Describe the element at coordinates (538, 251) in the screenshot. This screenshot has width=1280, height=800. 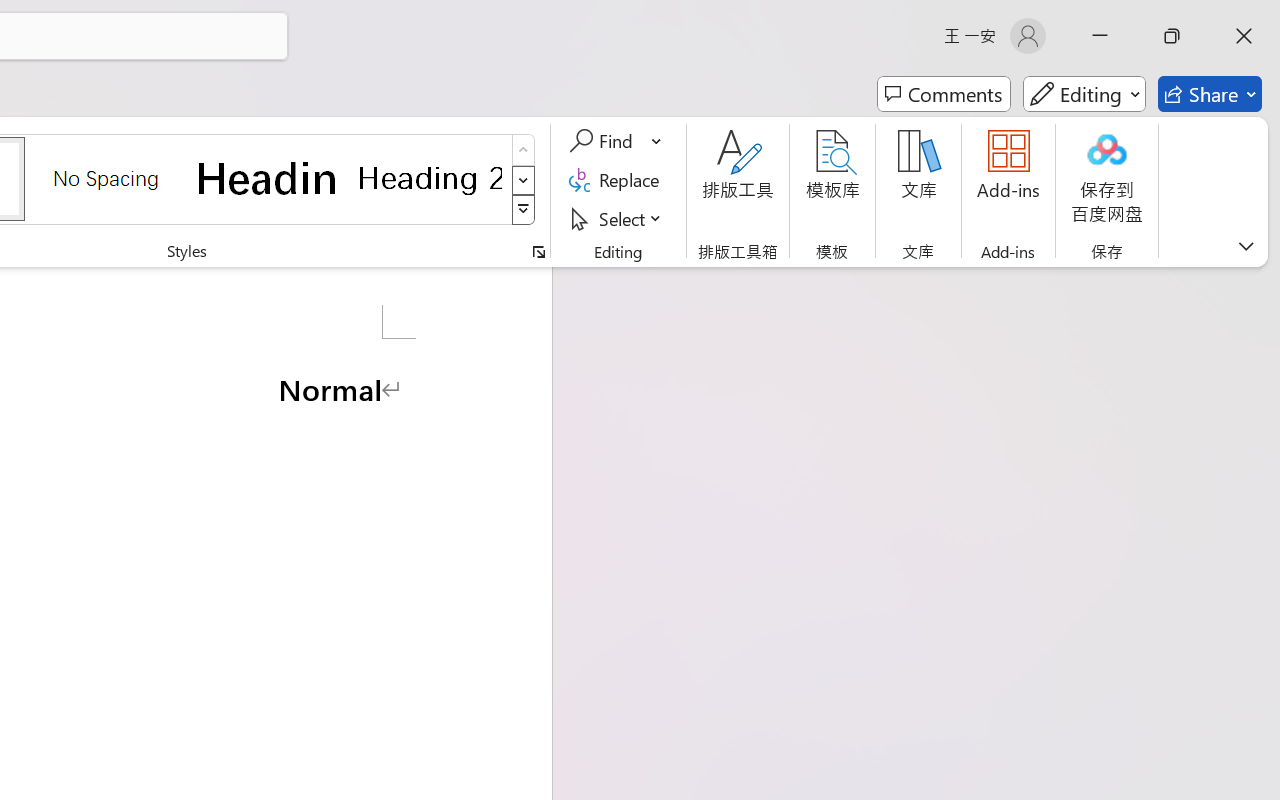
I see `'Styles...'` at that location.